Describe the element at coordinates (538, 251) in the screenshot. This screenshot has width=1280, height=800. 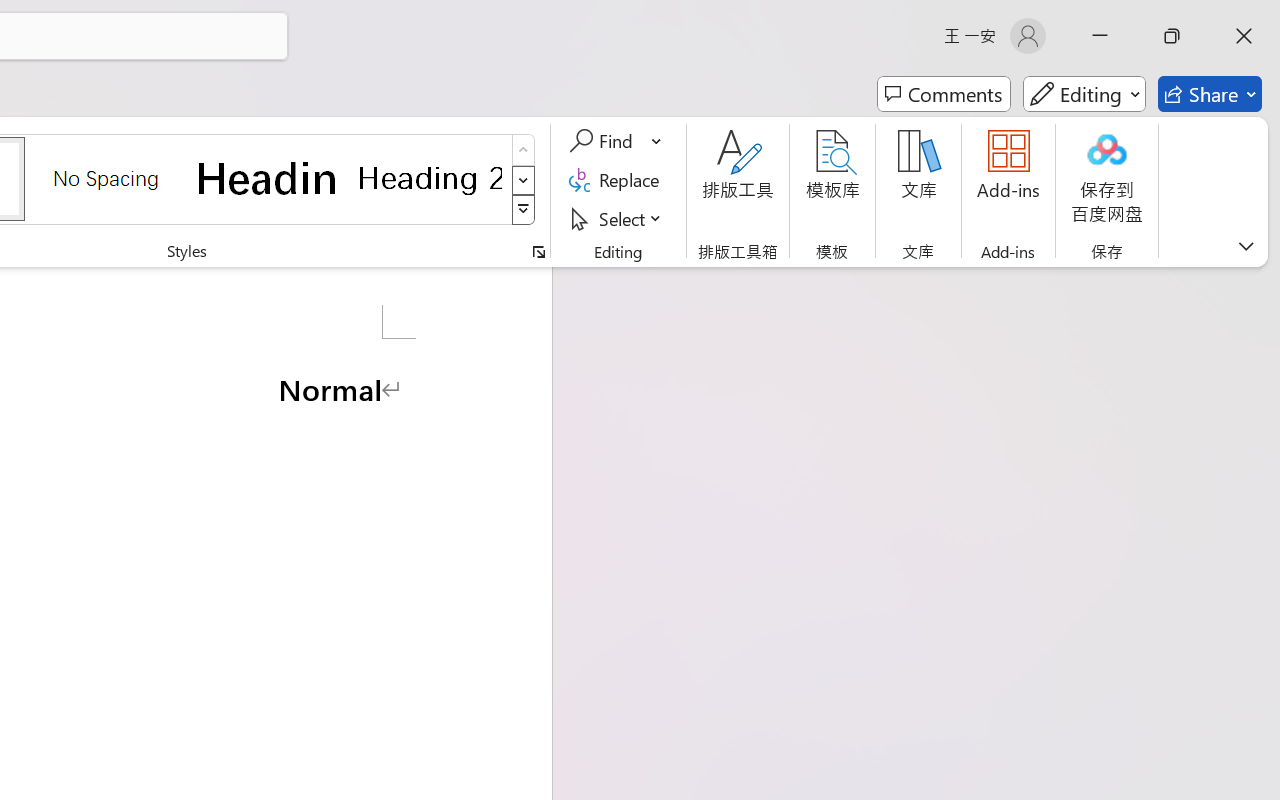
I see `'Styles...'` at that location.